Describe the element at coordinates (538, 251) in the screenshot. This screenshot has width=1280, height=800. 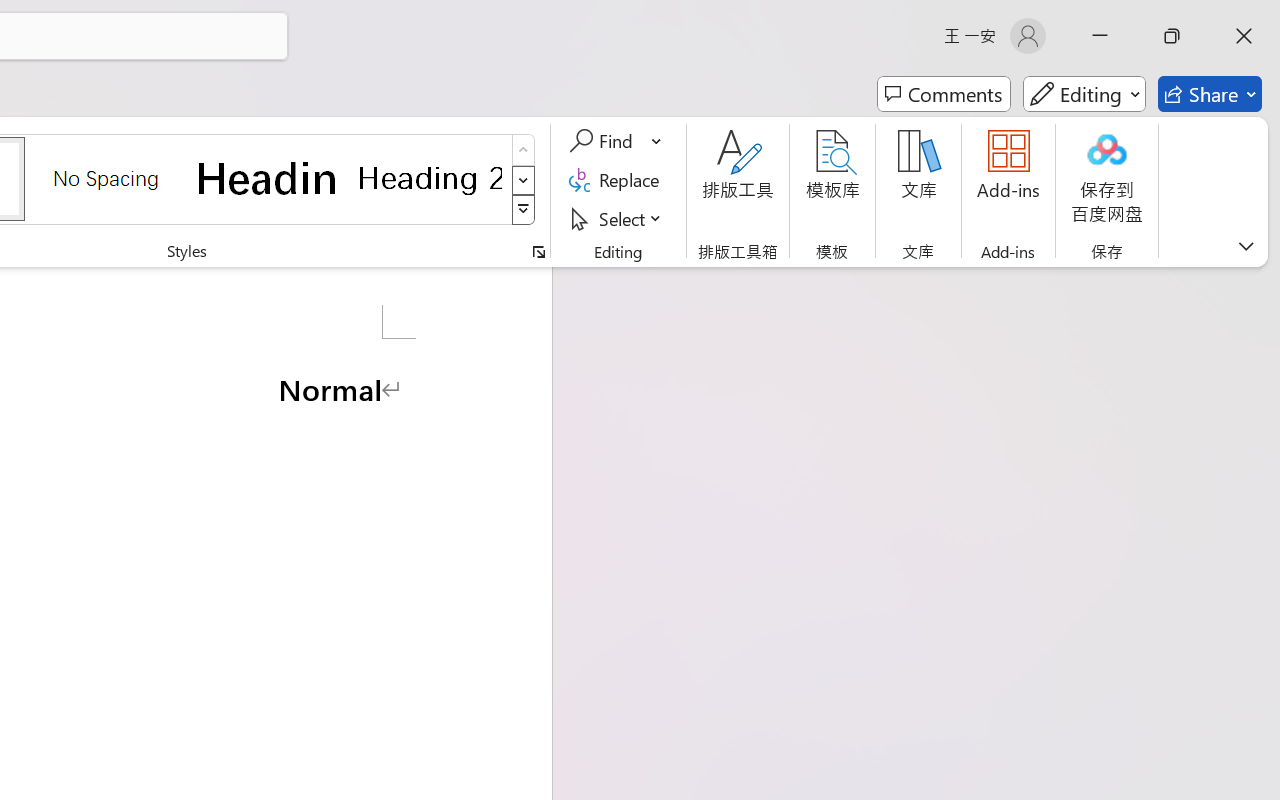
I see `'Styles...'` at that location.